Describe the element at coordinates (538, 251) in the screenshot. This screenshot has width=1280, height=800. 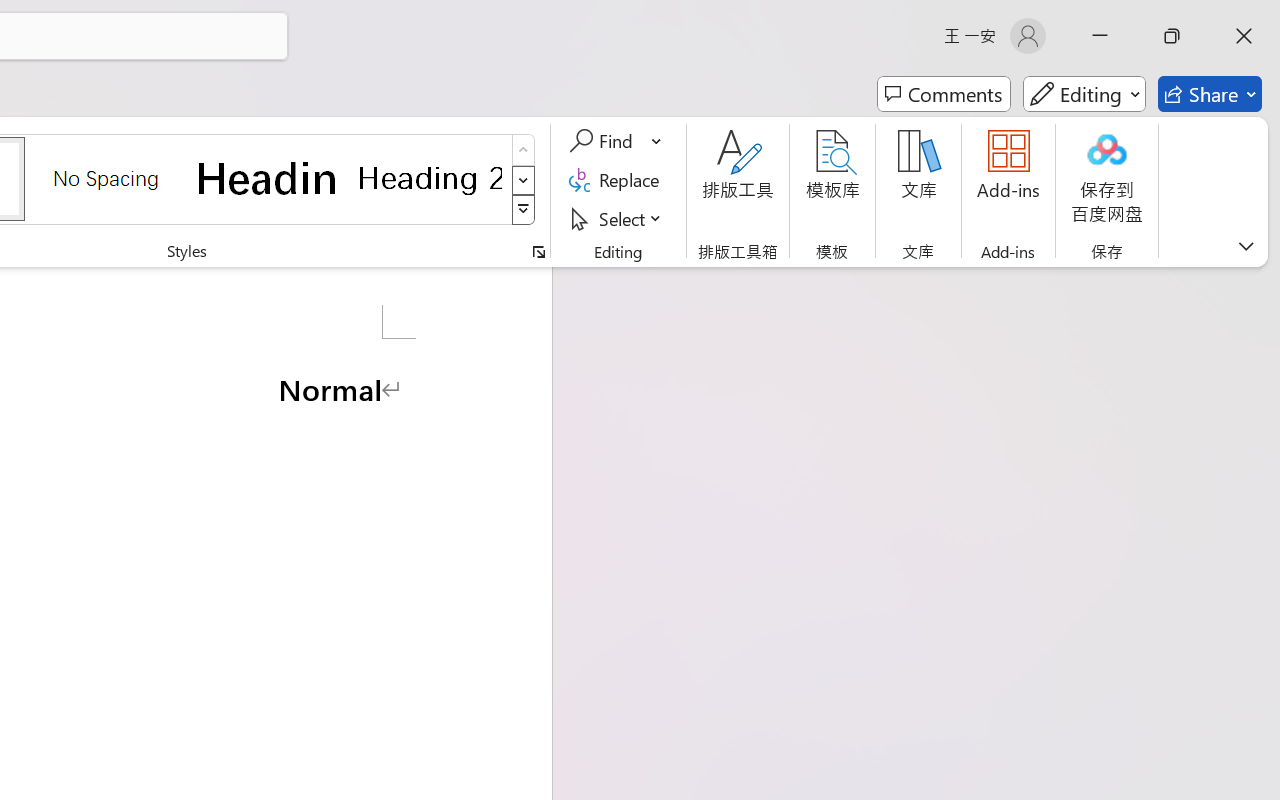
I see `'Styles...'` at that location.